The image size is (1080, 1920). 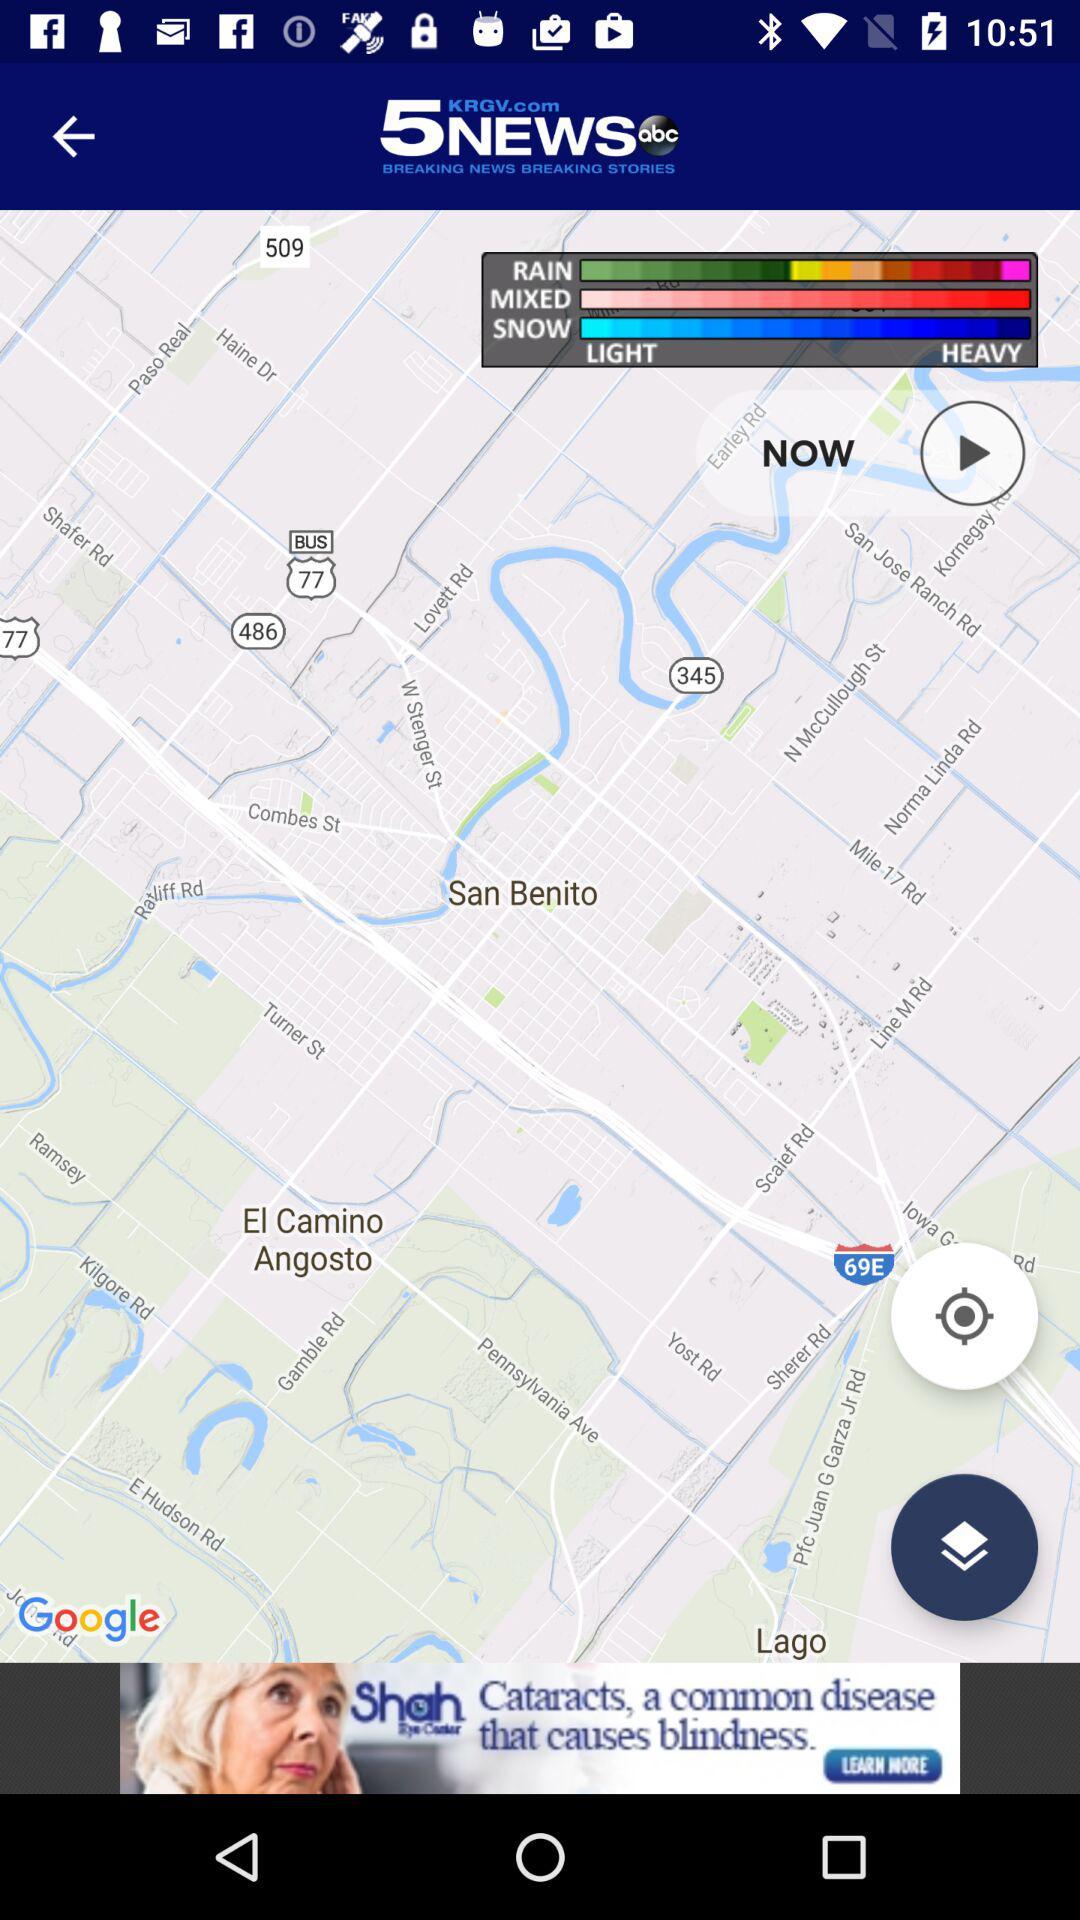 I want to click on advertisement click, so click(x=540, y=1727).